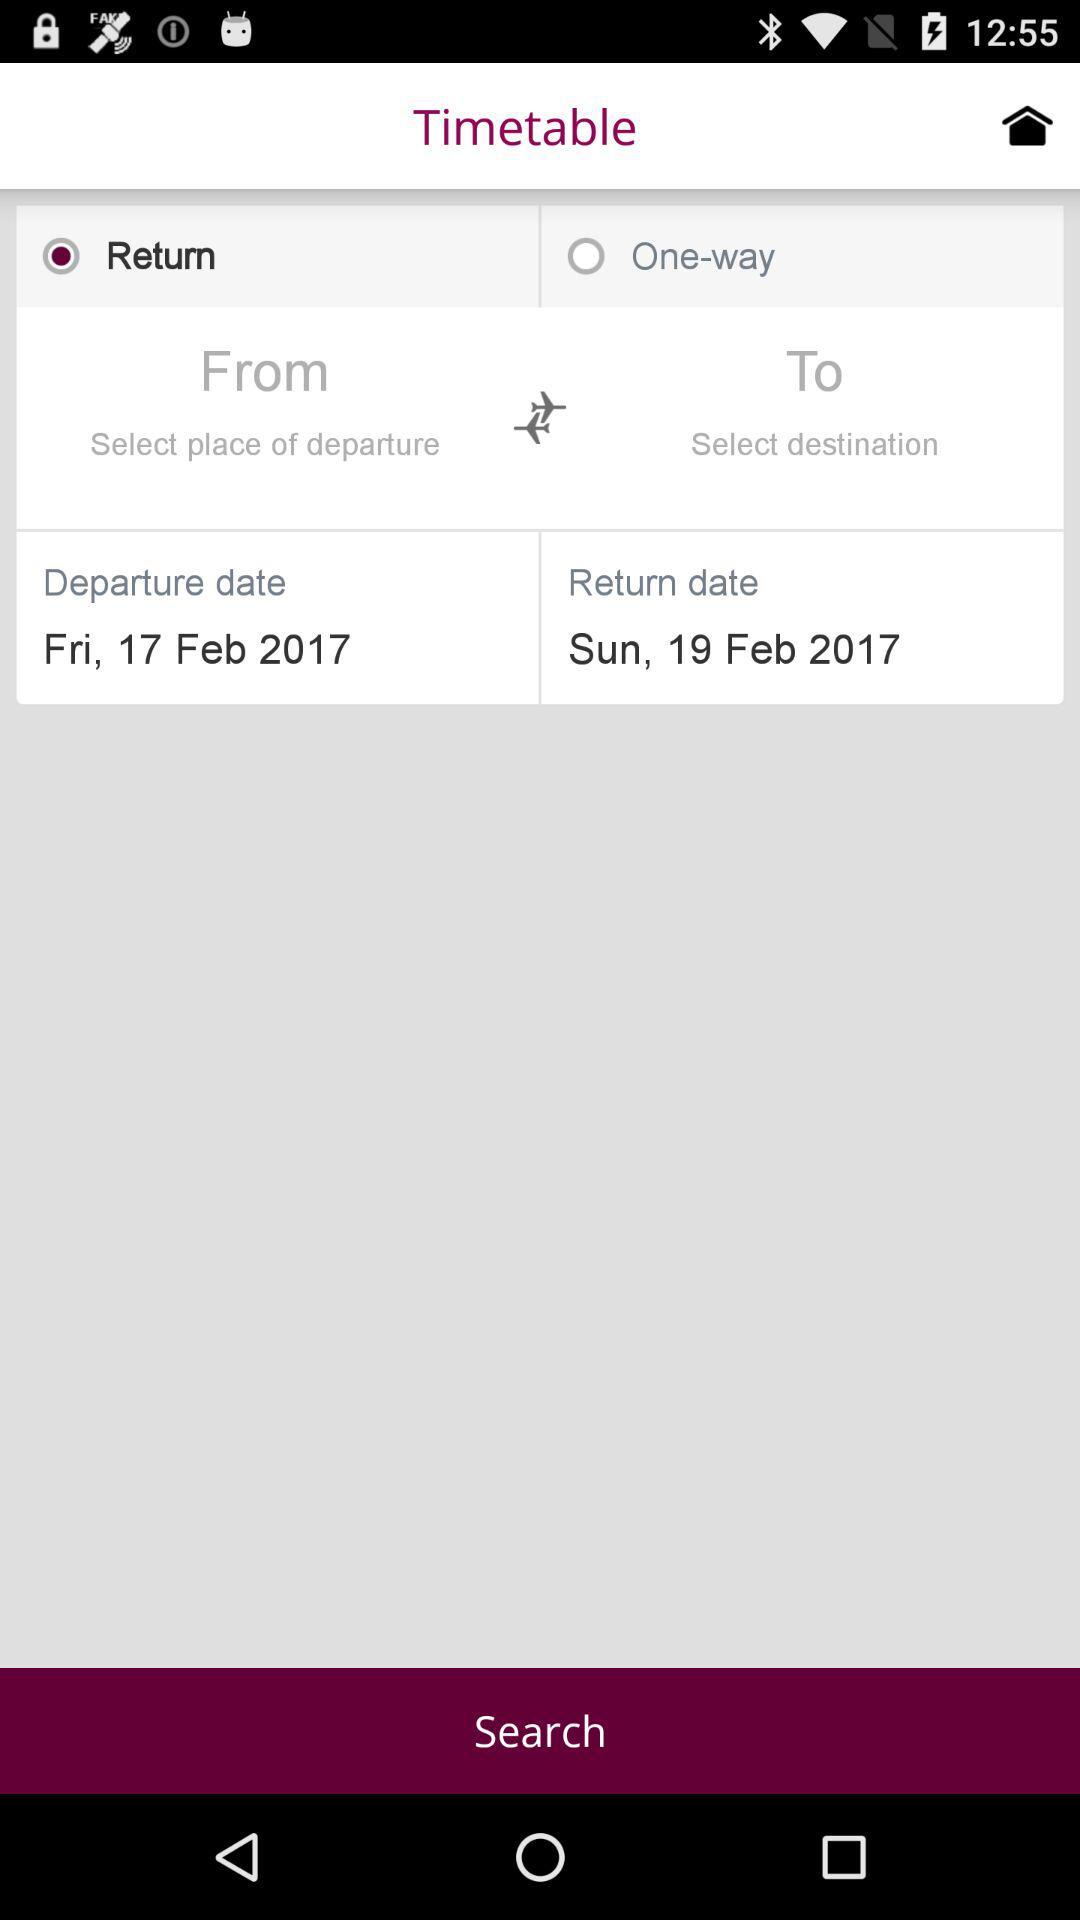 This screenshot has height=1920, width=1080. What do you see at coordinates (1027, 124) in the screenshot?
I see `click home menu` at bounding box center [1027, 124].